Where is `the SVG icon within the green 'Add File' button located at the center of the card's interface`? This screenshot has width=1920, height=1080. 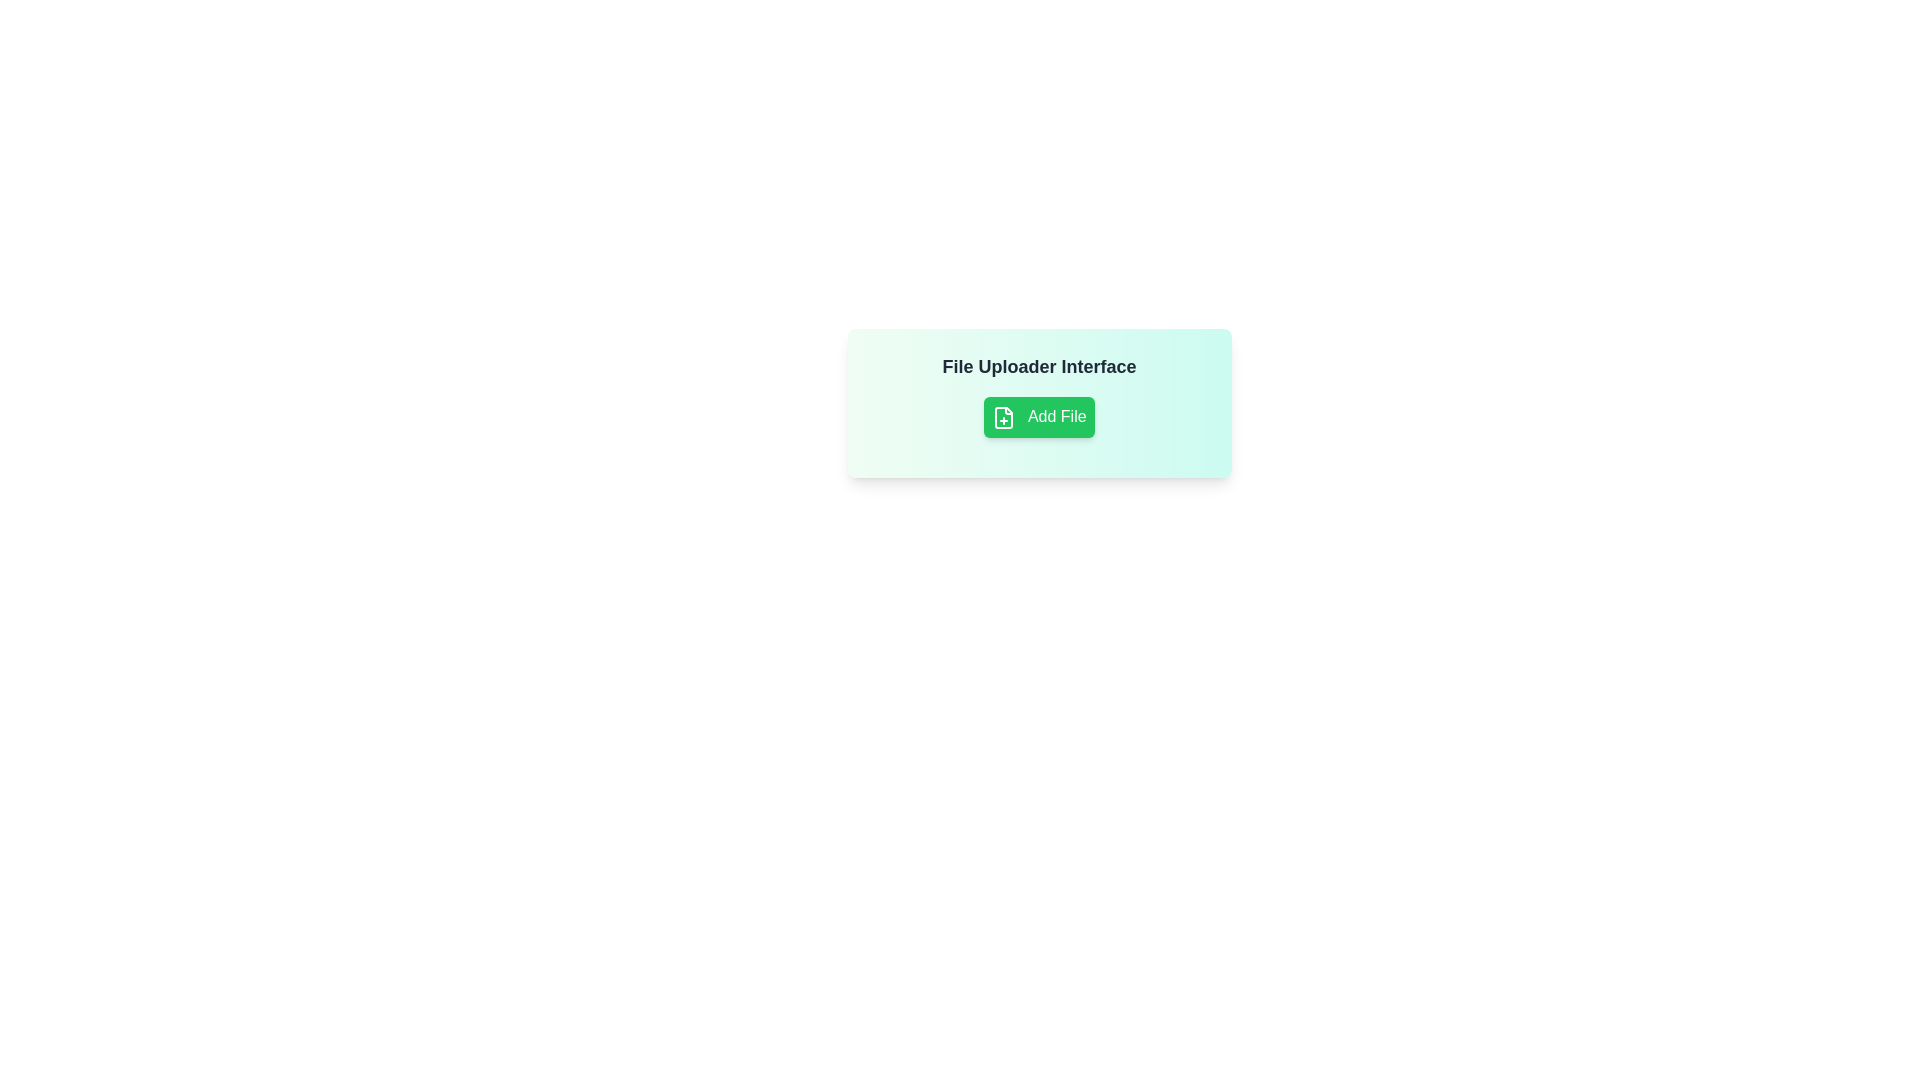
the SVG icon within the green 'Add File' button located at the center of the card's interface is located at coordinates (1004, 416).